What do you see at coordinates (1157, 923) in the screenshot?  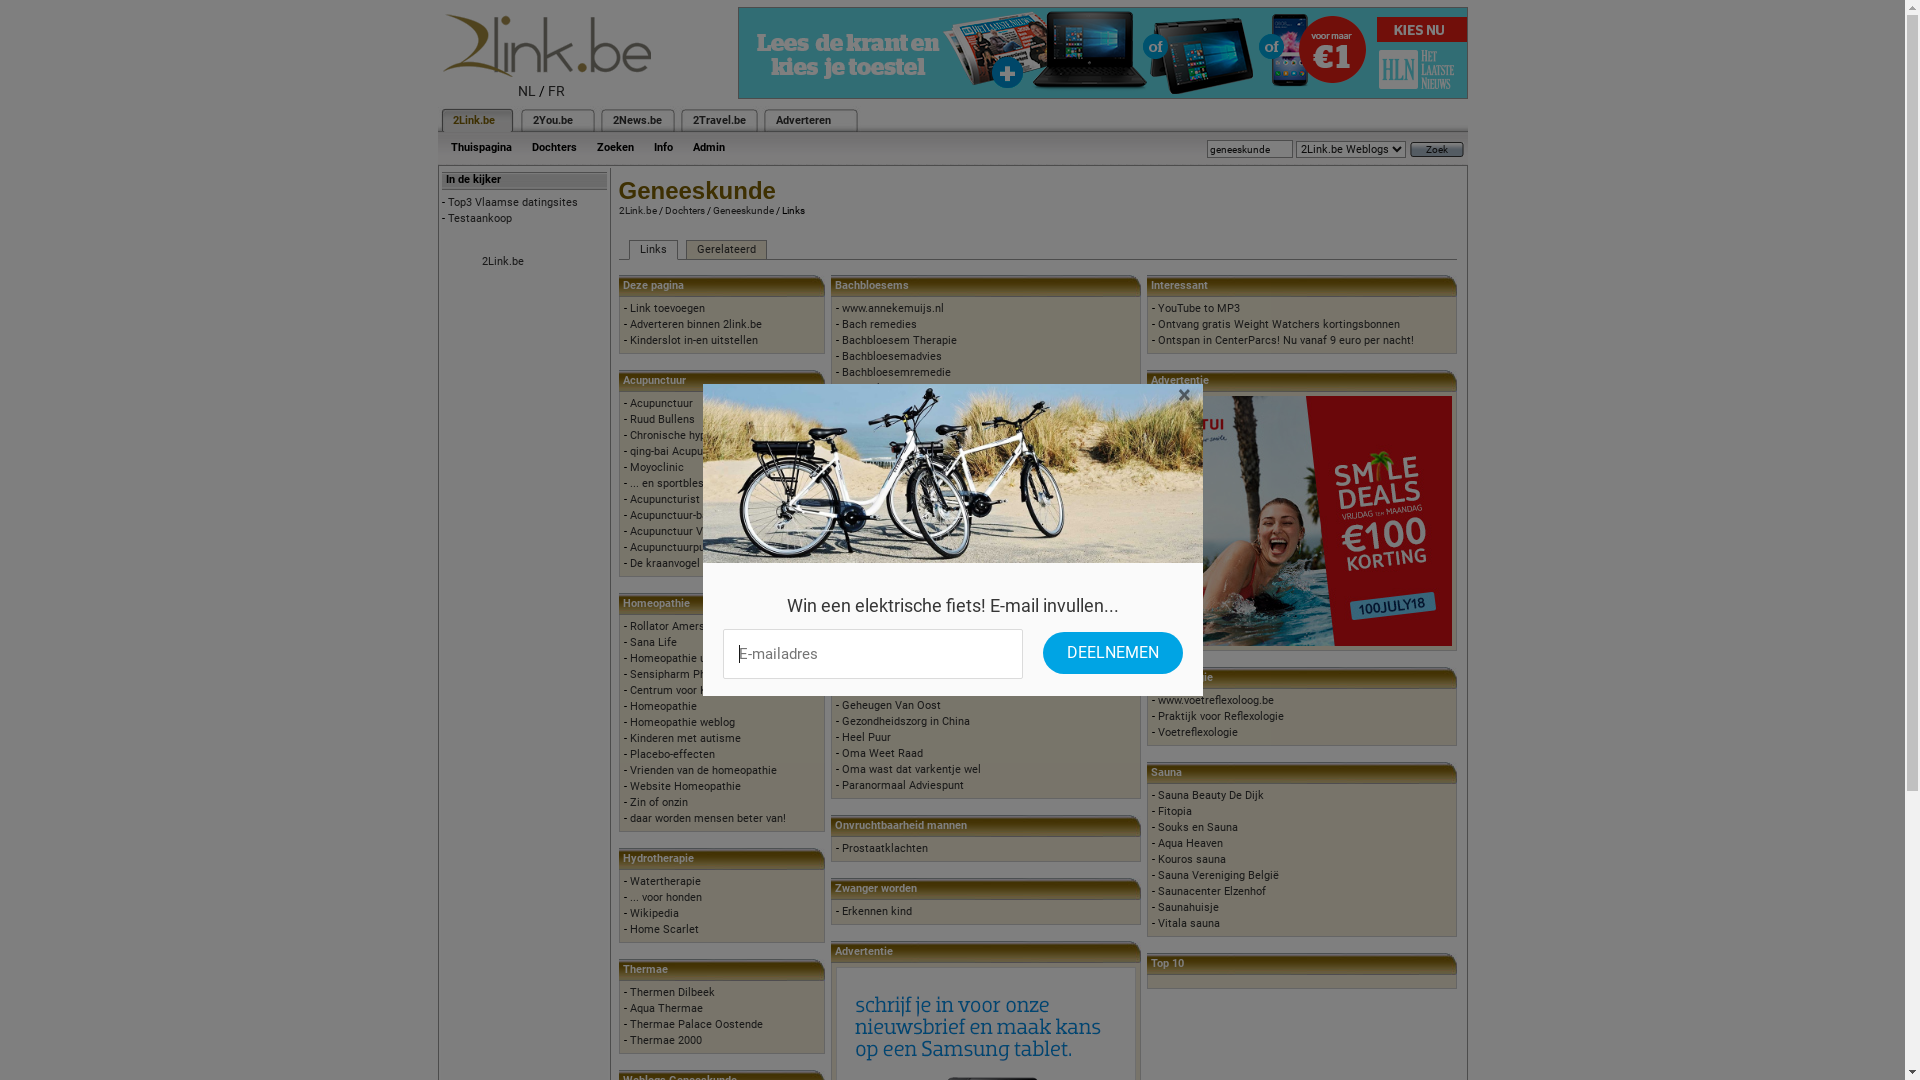 I see `'Vitala sauna'` at bounding box center [1157, 923].